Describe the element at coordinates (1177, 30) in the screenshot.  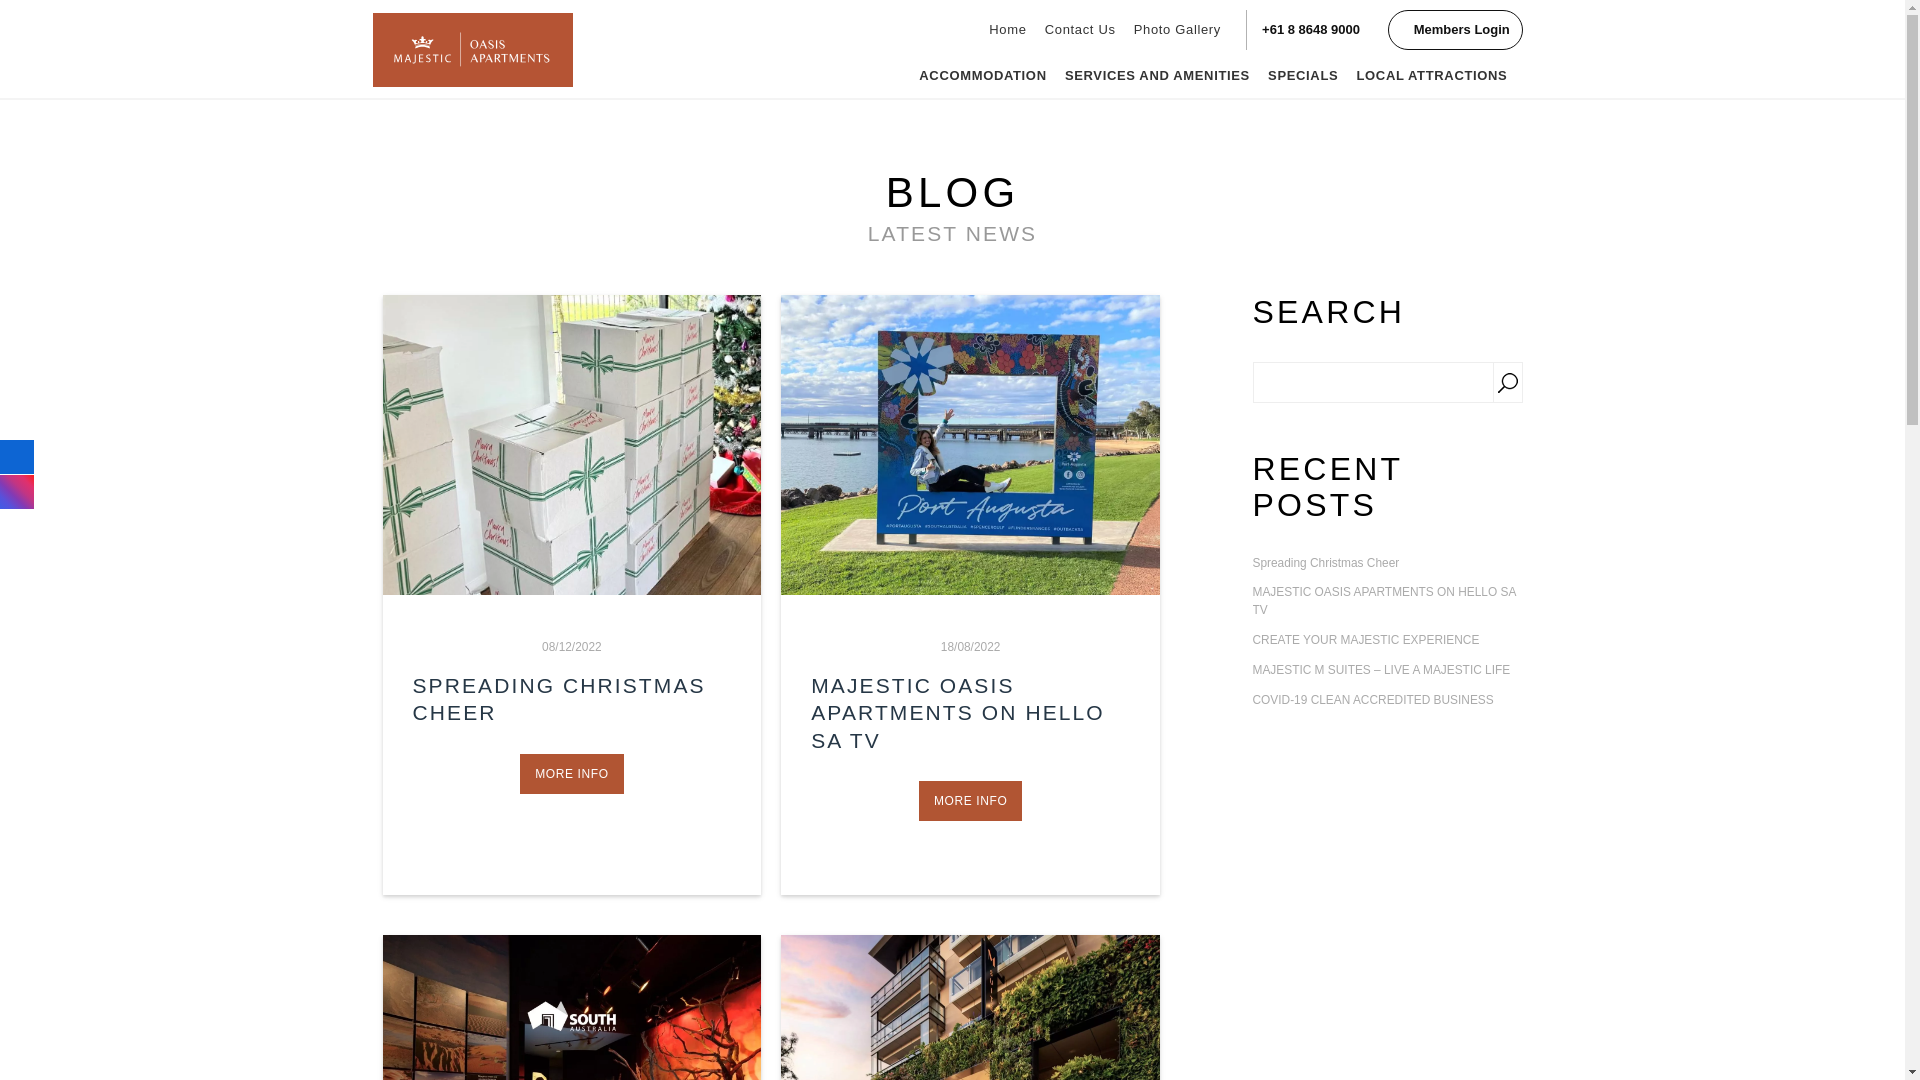
I see `'Photo Gallery'` at that location.